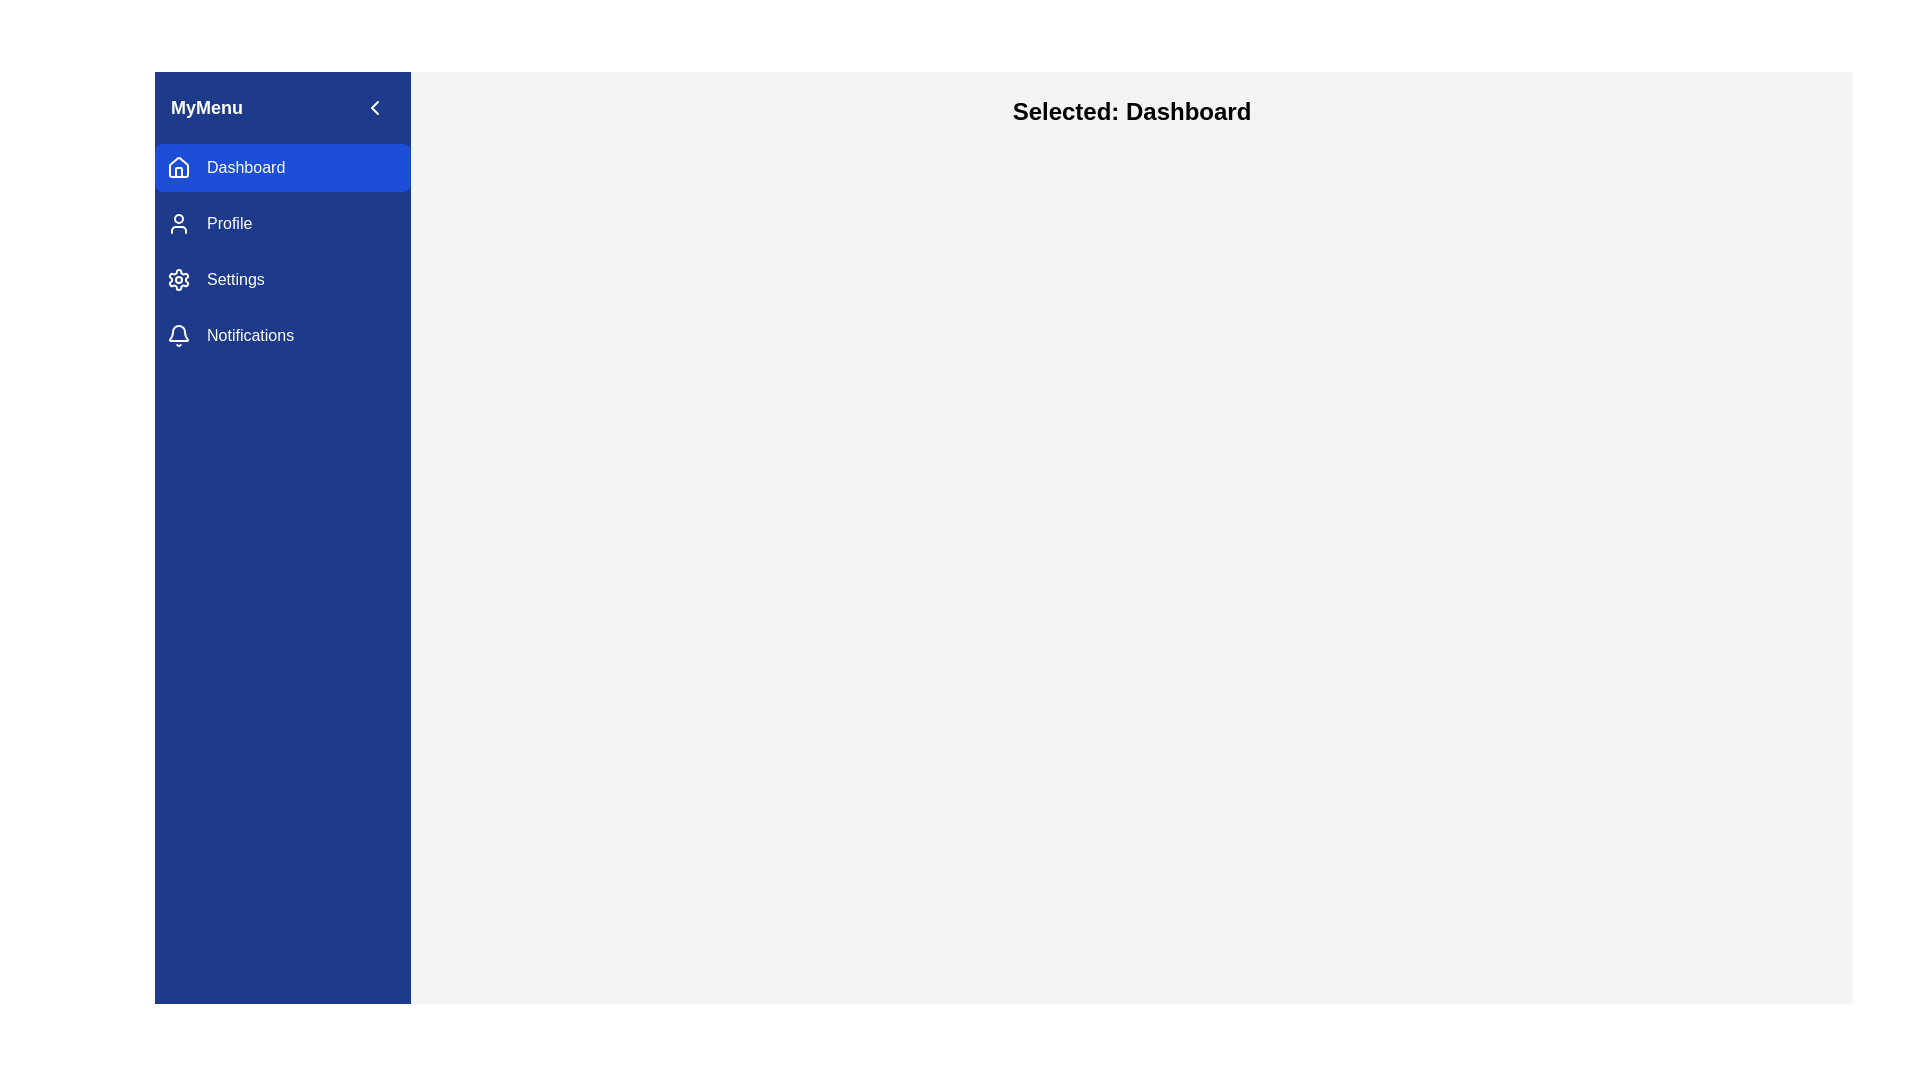 The width and height of the screenshot is (1920, 1080). I want to click on the Dashboard icon located at the top of the vertically stacked menu in the left sidebar, so click(178, 167).